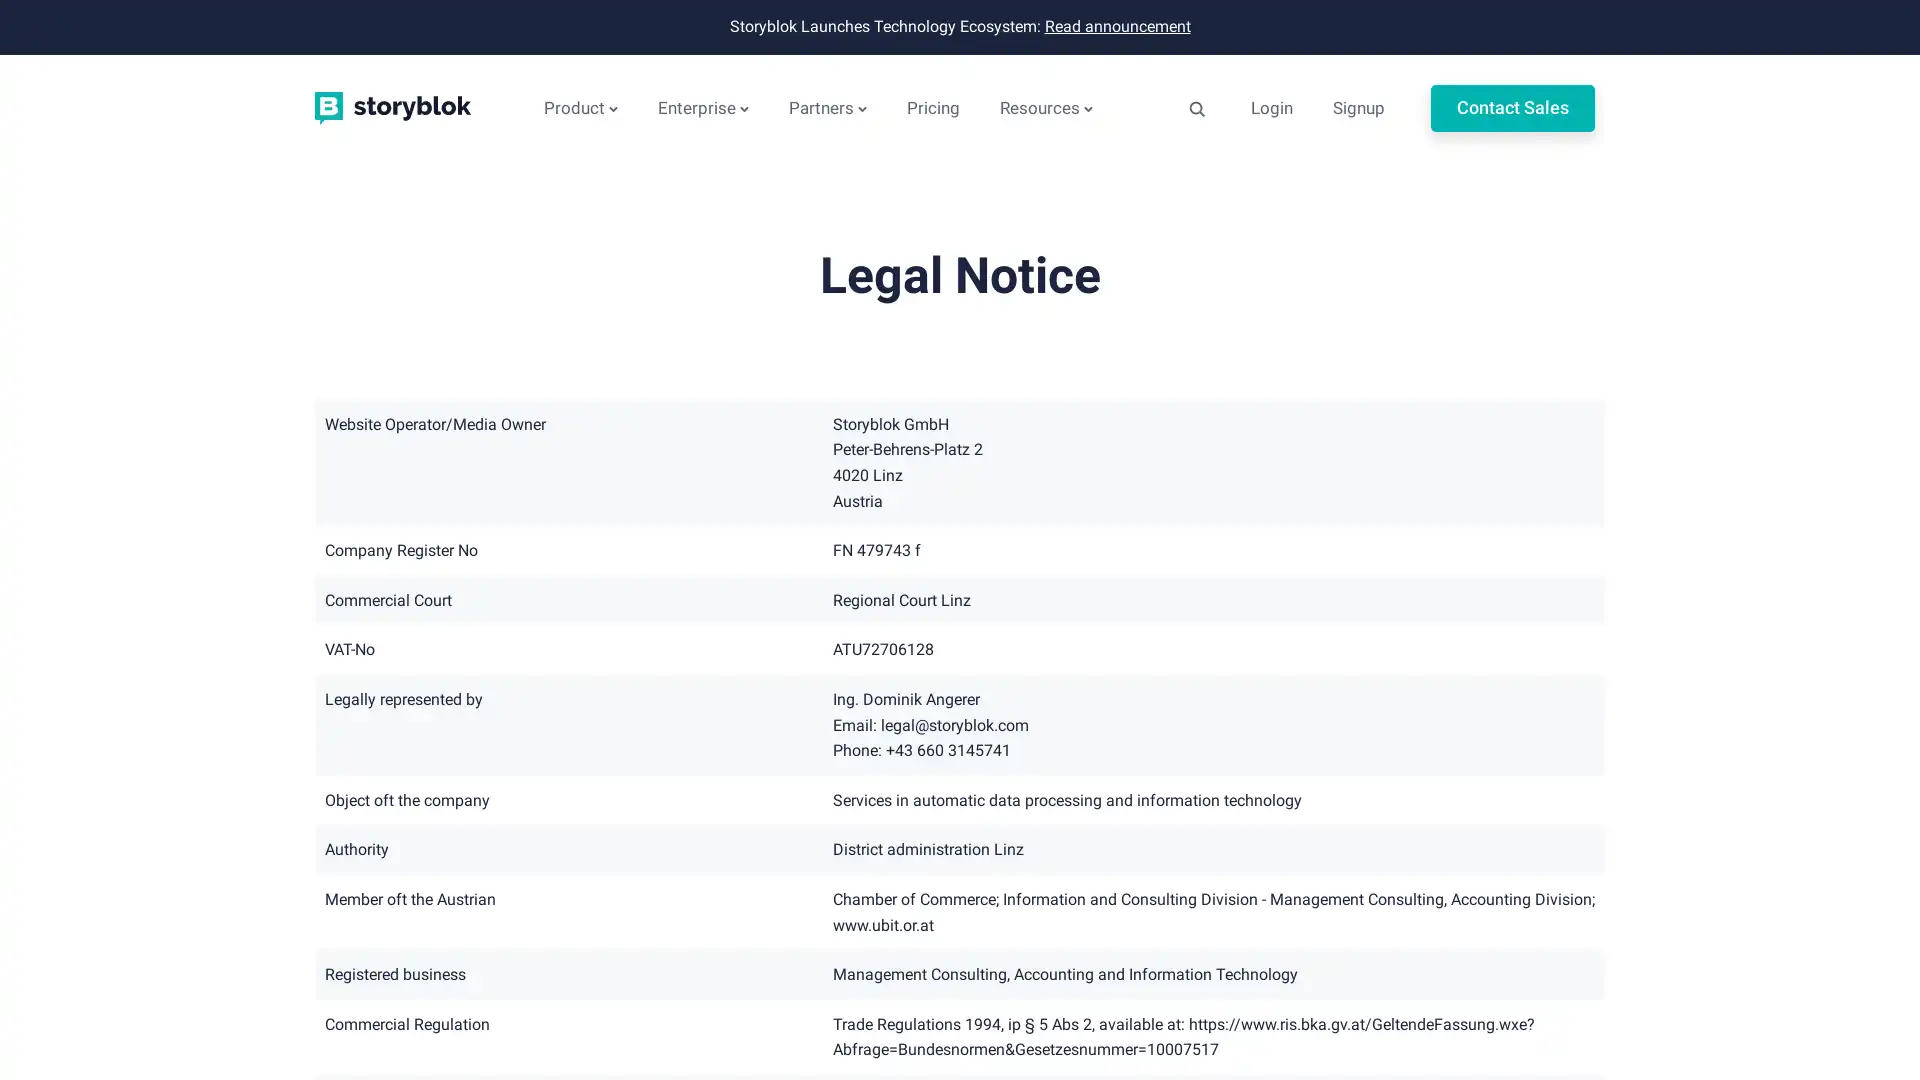 The image size is (1920, 1080). What do you see at coordinates (703, 108) in the screenshot?
I see `Enterprise` at bounding box center [703, 108].